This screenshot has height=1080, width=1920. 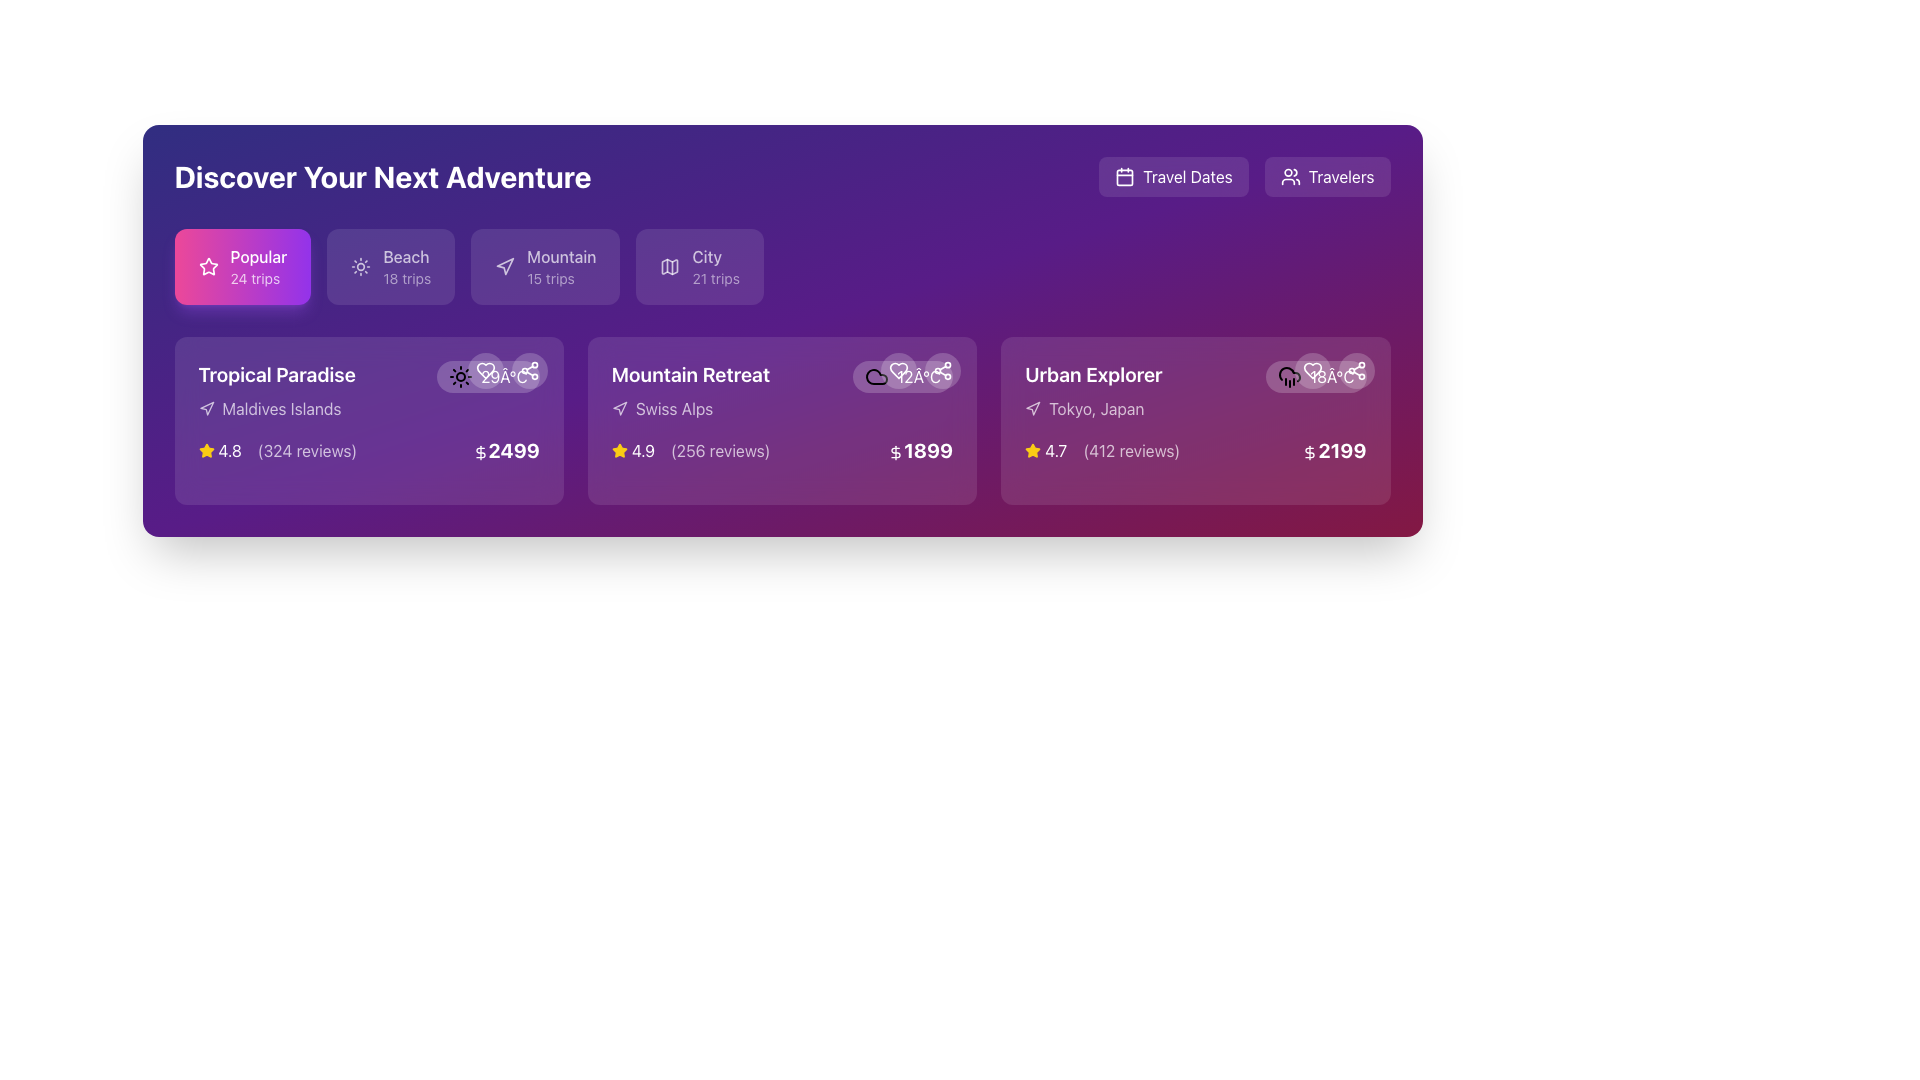 I want to click on the 'Swiss Alps' text label, which is styled in white text with slight transparency on a purple background, located in the 'Mountain Retreat' section of the interface, so click(x=674, y=407).